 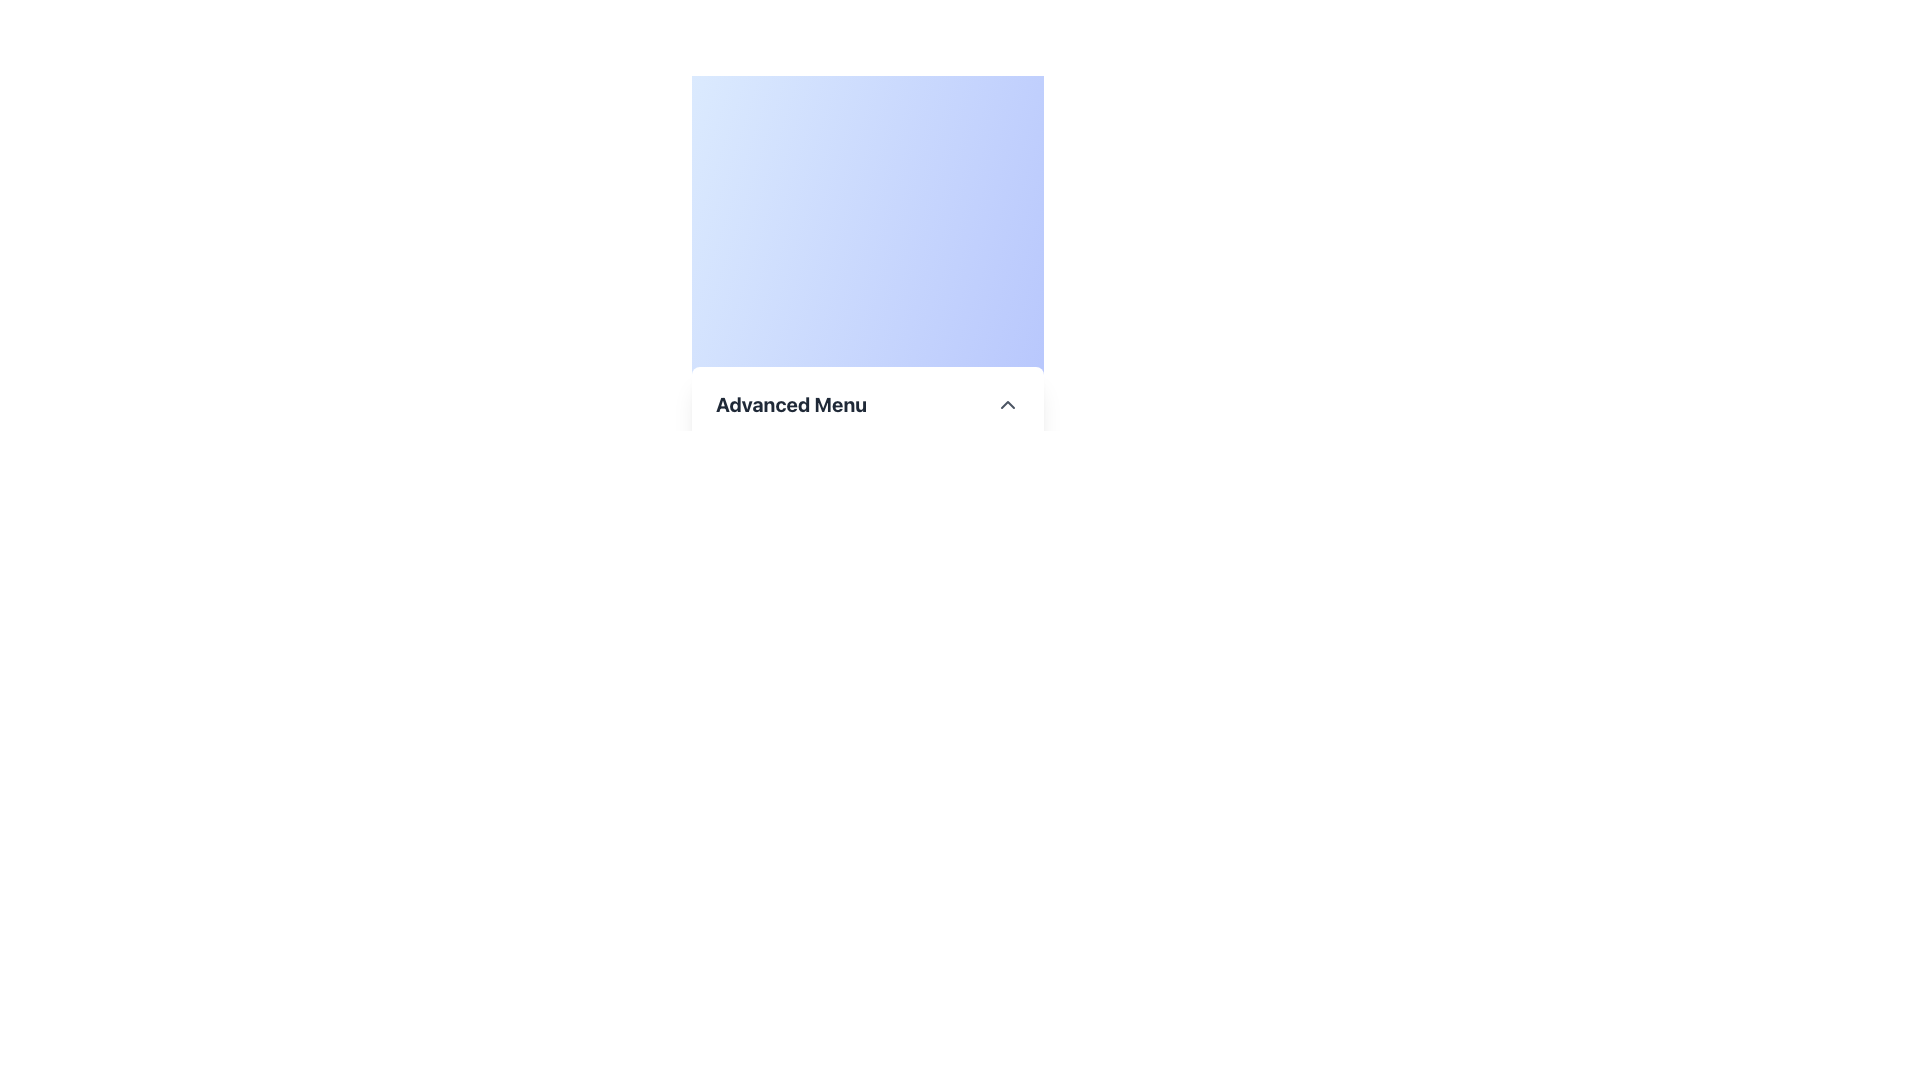 I want to click on the chevron icon button located to the right of the 'Advanced Menu' text, so click(x=1008, y=404).